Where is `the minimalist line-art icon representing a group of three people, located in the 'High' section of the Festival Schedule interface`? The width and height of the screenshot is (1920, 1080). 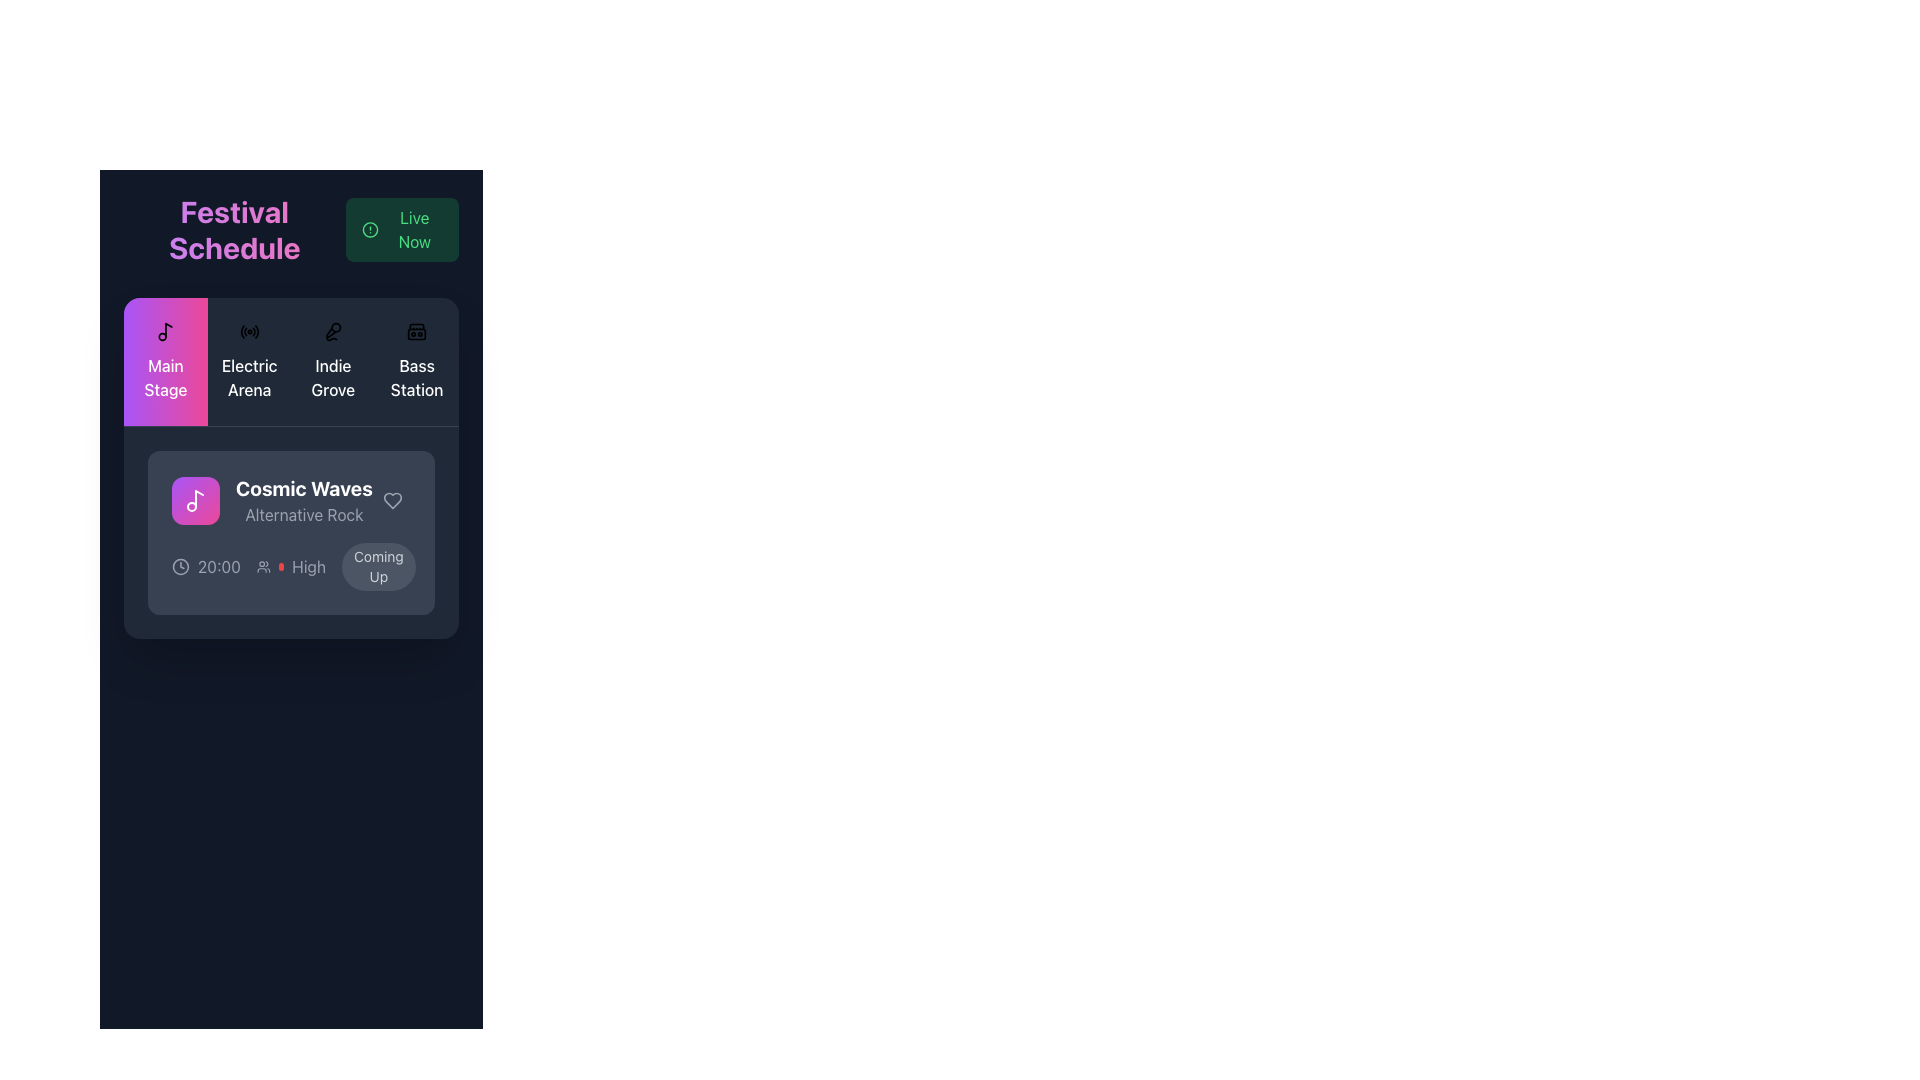
the minimalist line-art icon representing a group of three people, located in the 'High' section of the Festival Schedule interface is located at coordinates (262, 567).